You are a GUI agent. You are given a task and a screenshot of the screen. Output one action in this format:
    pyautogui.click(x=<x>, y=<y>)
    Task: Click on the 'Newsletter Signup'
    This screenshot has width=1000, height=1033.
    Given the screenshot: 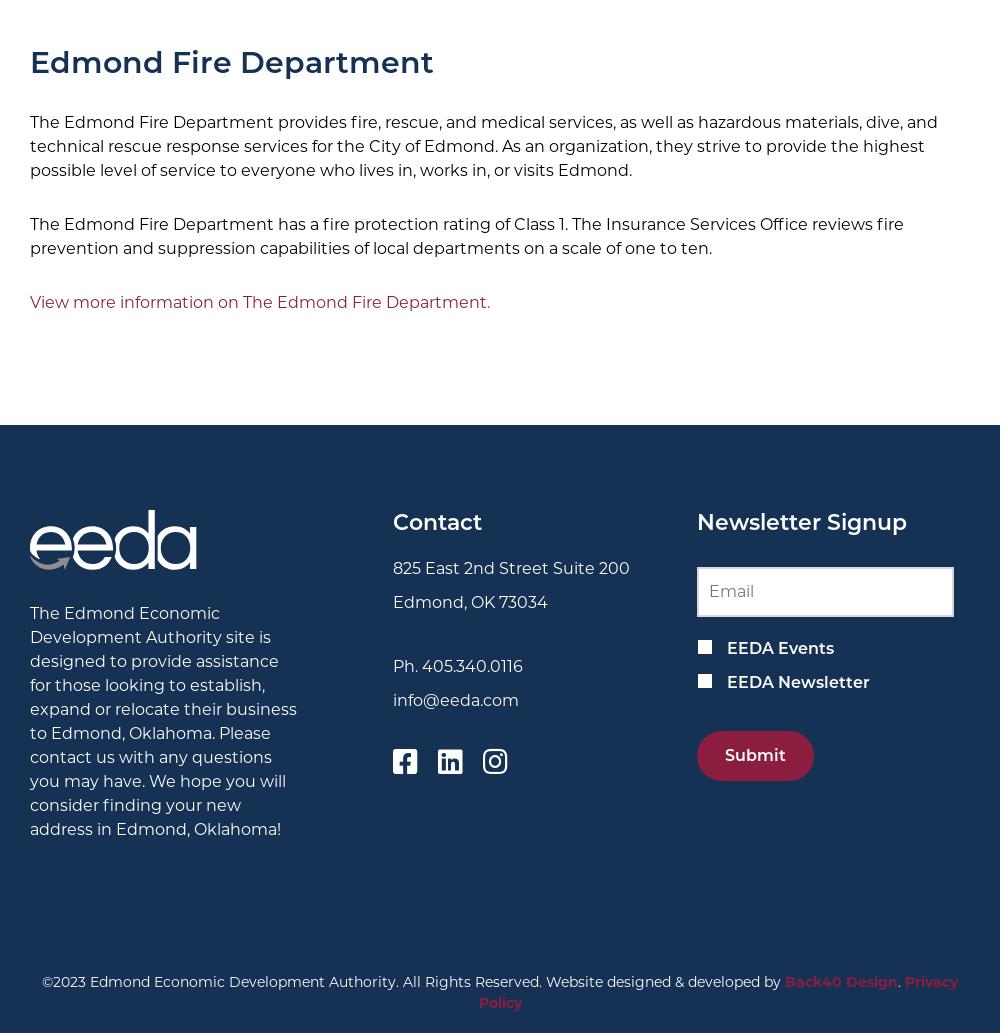 What is the action you would take?
    pyautogui.click(x=695, y=521)
    